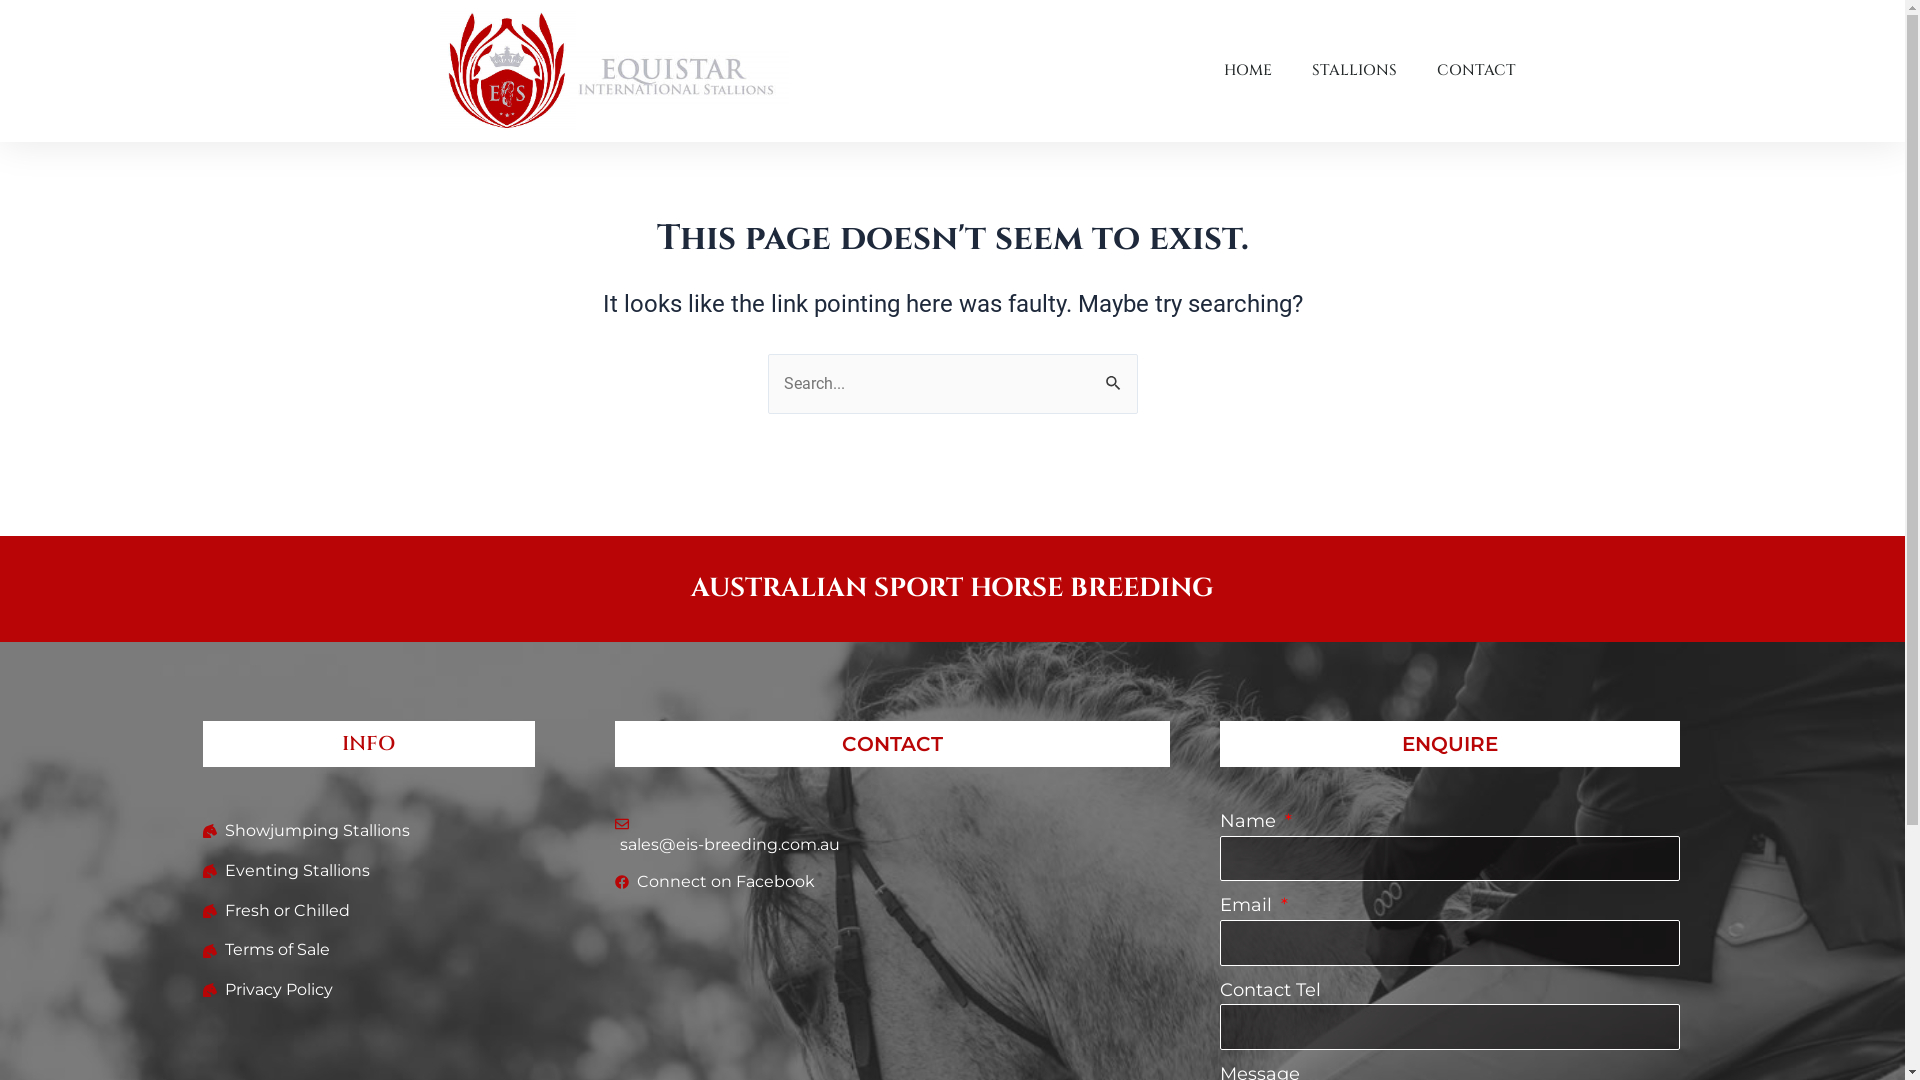  What do you see at coordinates (1354, 69) in the screenshot?
I see `'STALLIONS'` at bounding box center [1354, 69].